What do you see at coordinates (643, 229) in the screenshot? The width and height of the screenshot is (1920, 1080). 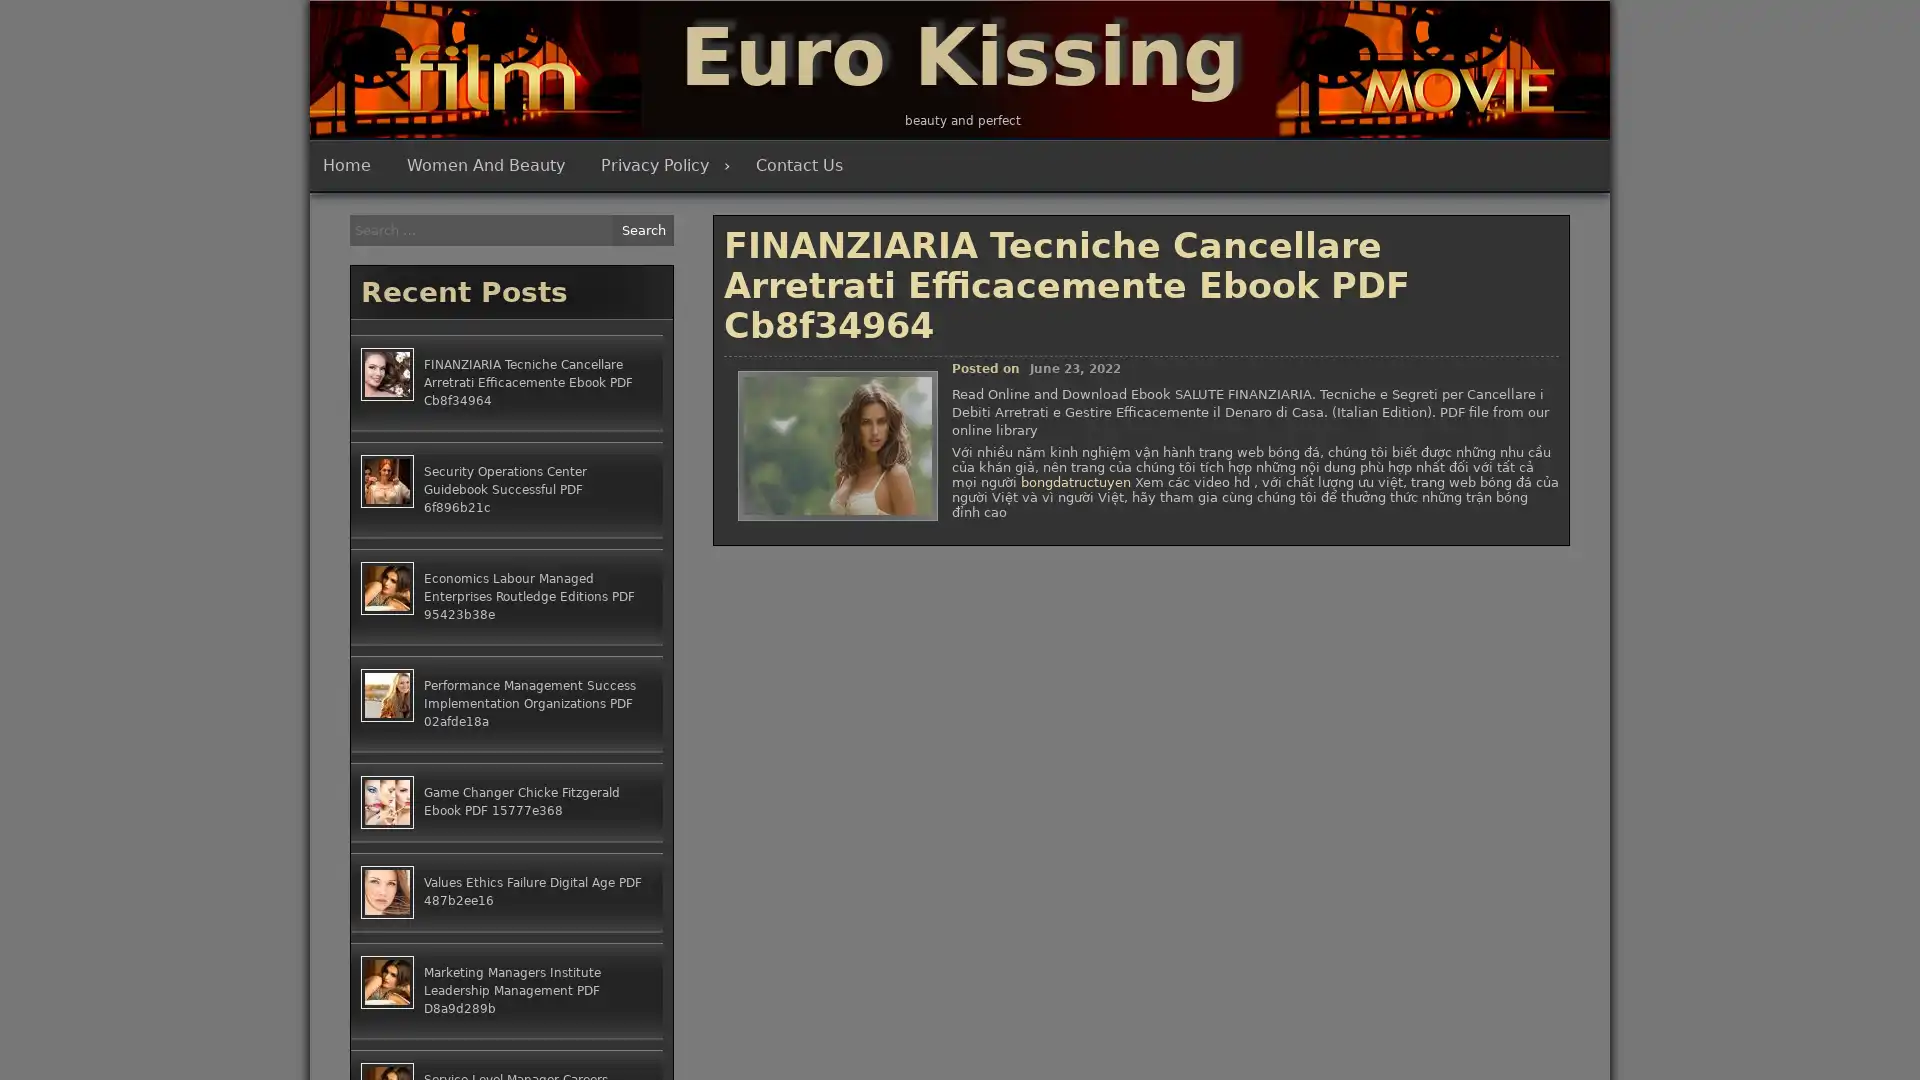 I see `Search` at bounding box center [643, 229].